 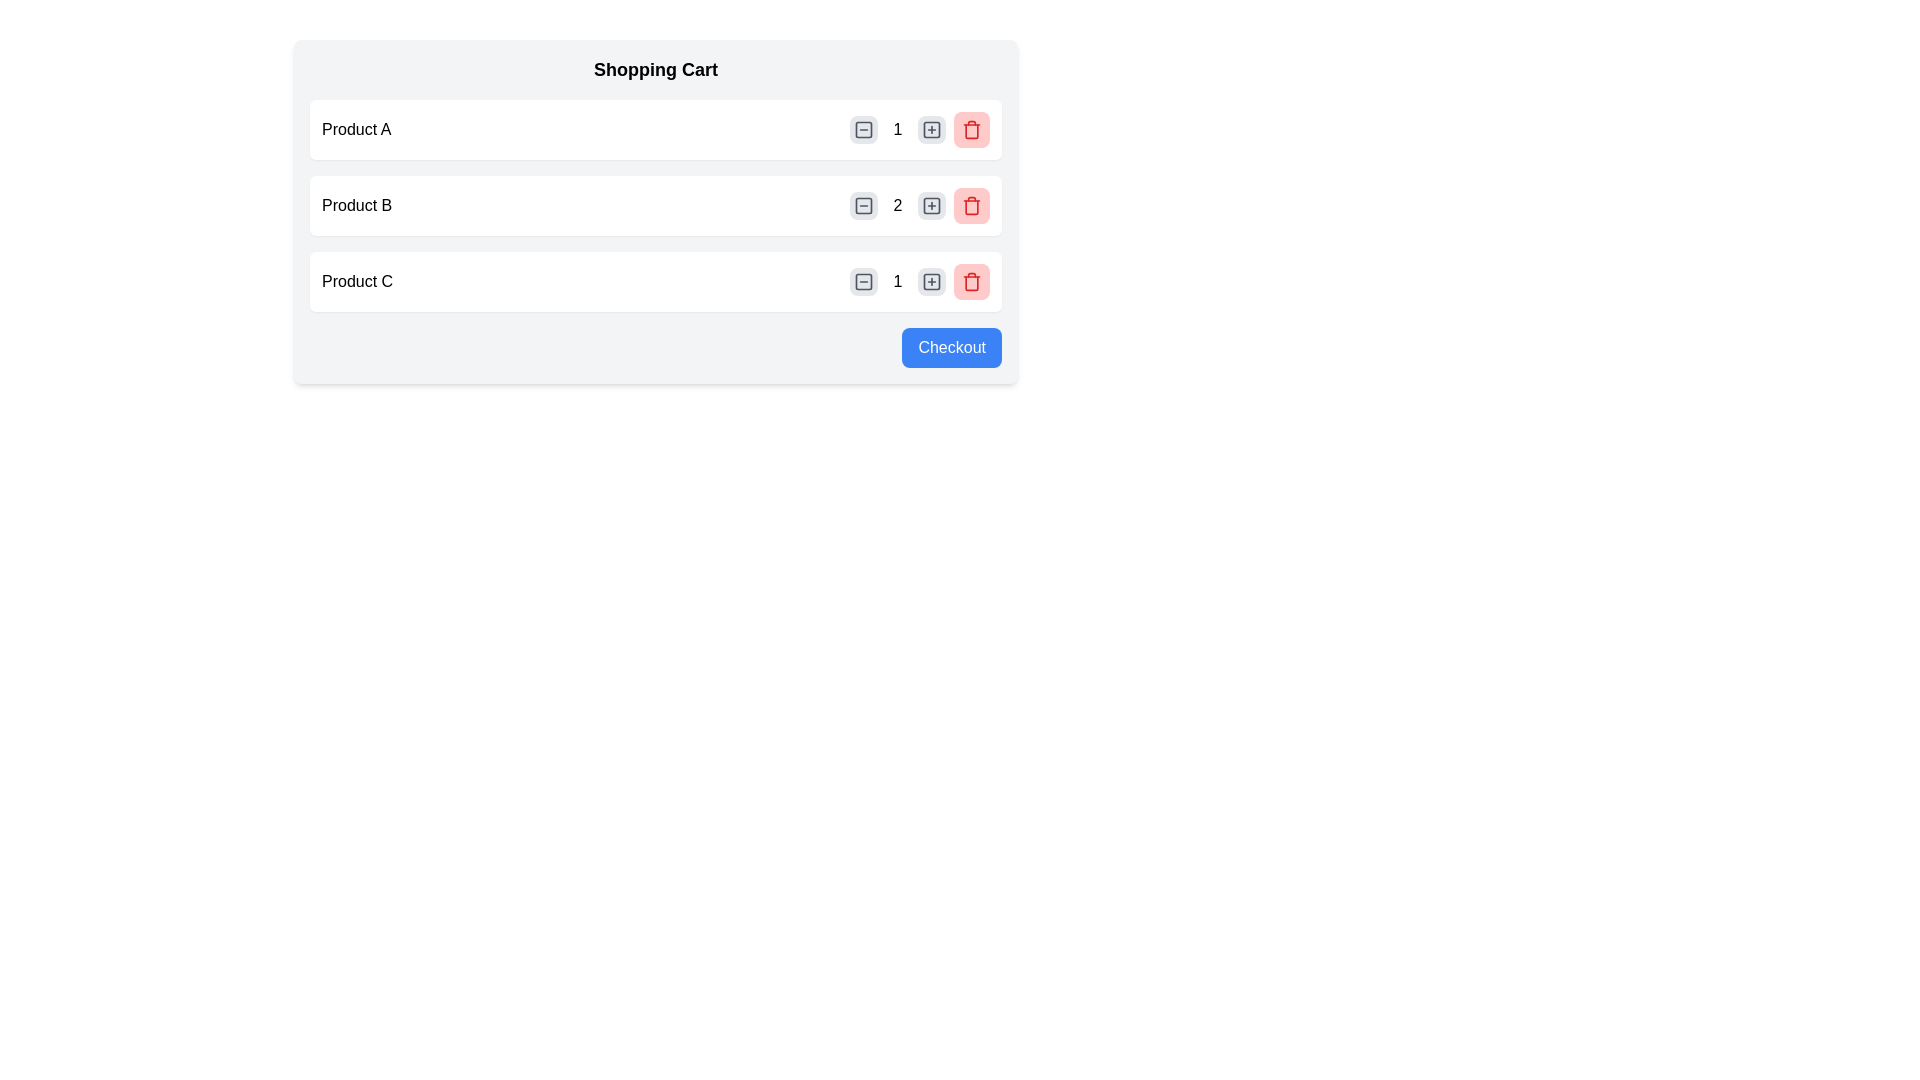 What do you see at coordinates (656, 205) in the screenshot?
I see `the item entry for 'Product B' in the shopping cart` at bounding box center [656, 205].